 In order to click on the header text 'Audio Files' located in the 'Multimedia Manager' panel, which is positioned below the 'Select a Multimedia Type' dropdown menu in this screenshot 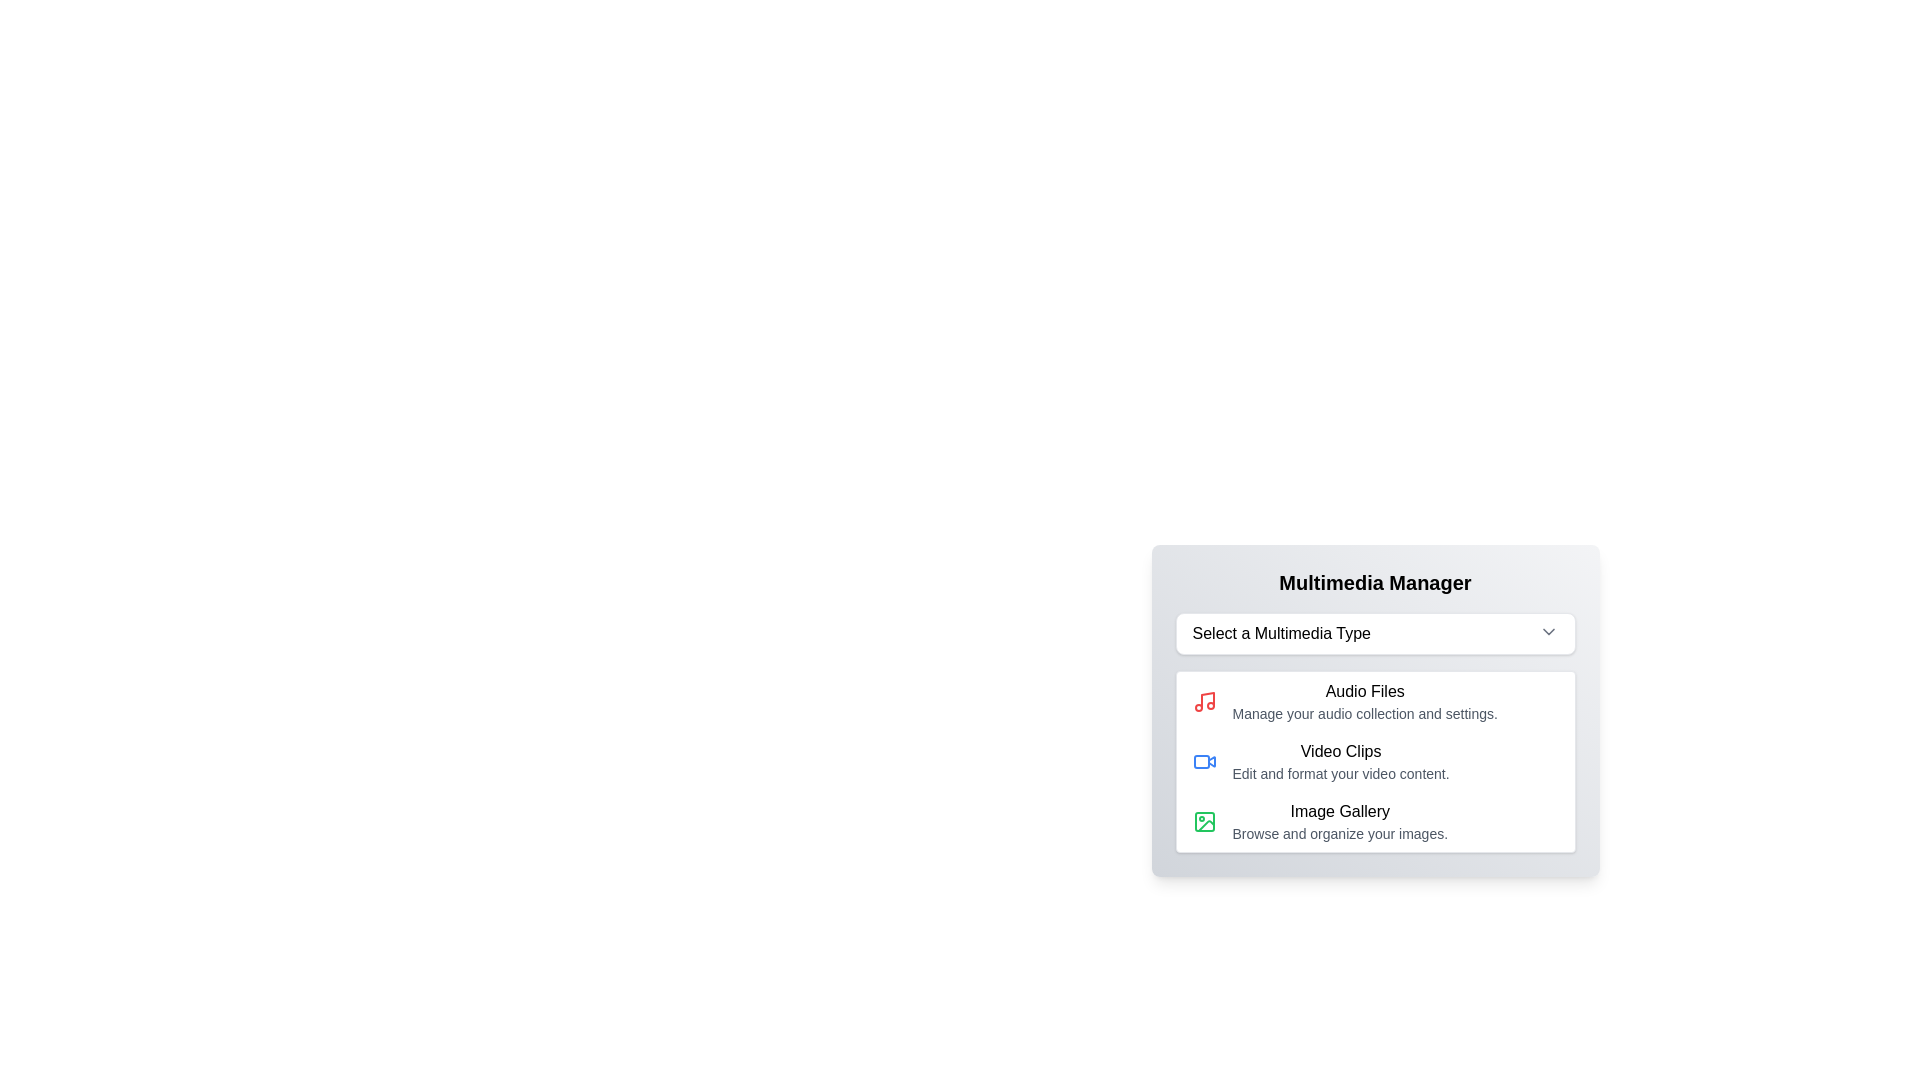, I will do `click(1364, 690)`.